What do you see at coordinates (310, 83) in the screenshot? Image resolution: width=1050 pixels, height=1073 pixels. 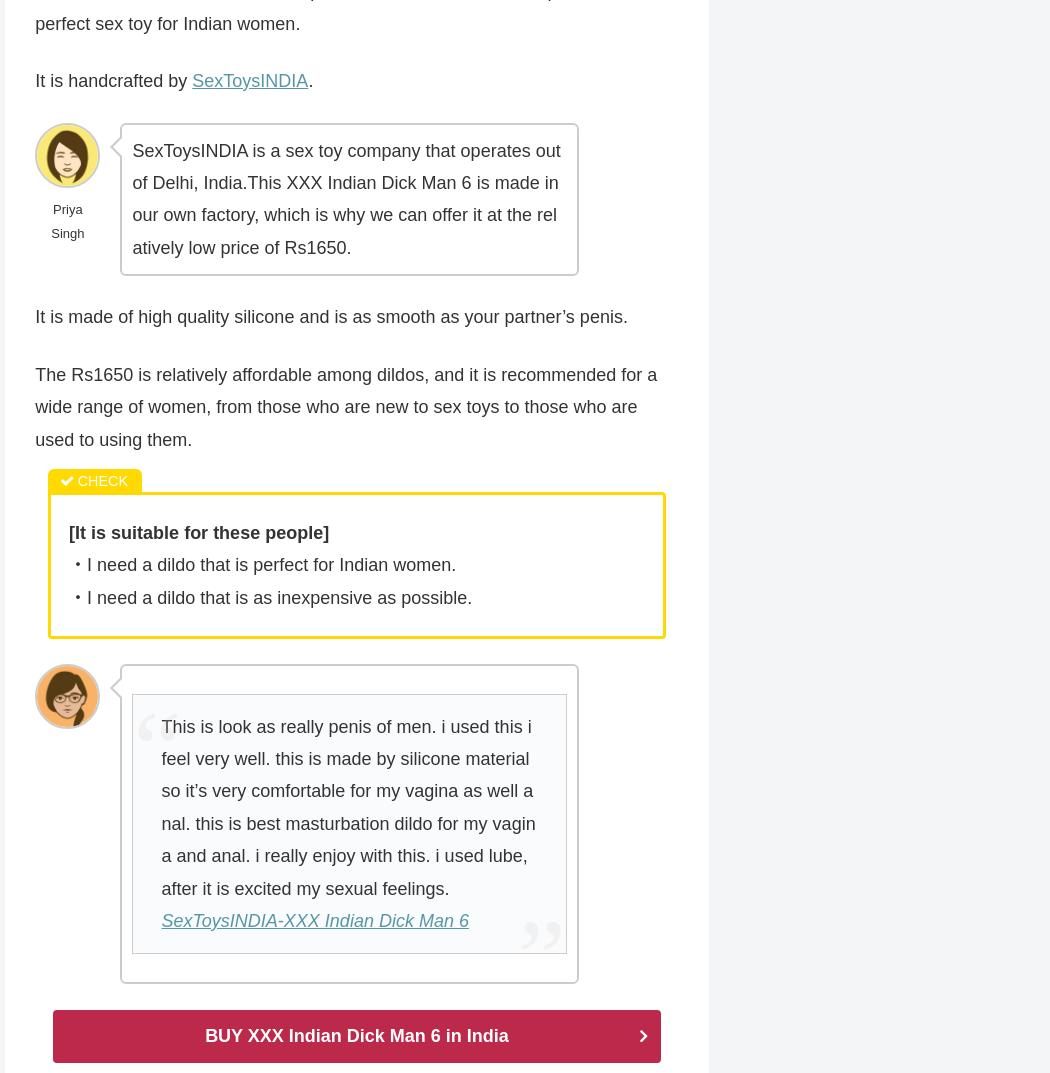 I see `'.'` at bounding box center [310, 83].